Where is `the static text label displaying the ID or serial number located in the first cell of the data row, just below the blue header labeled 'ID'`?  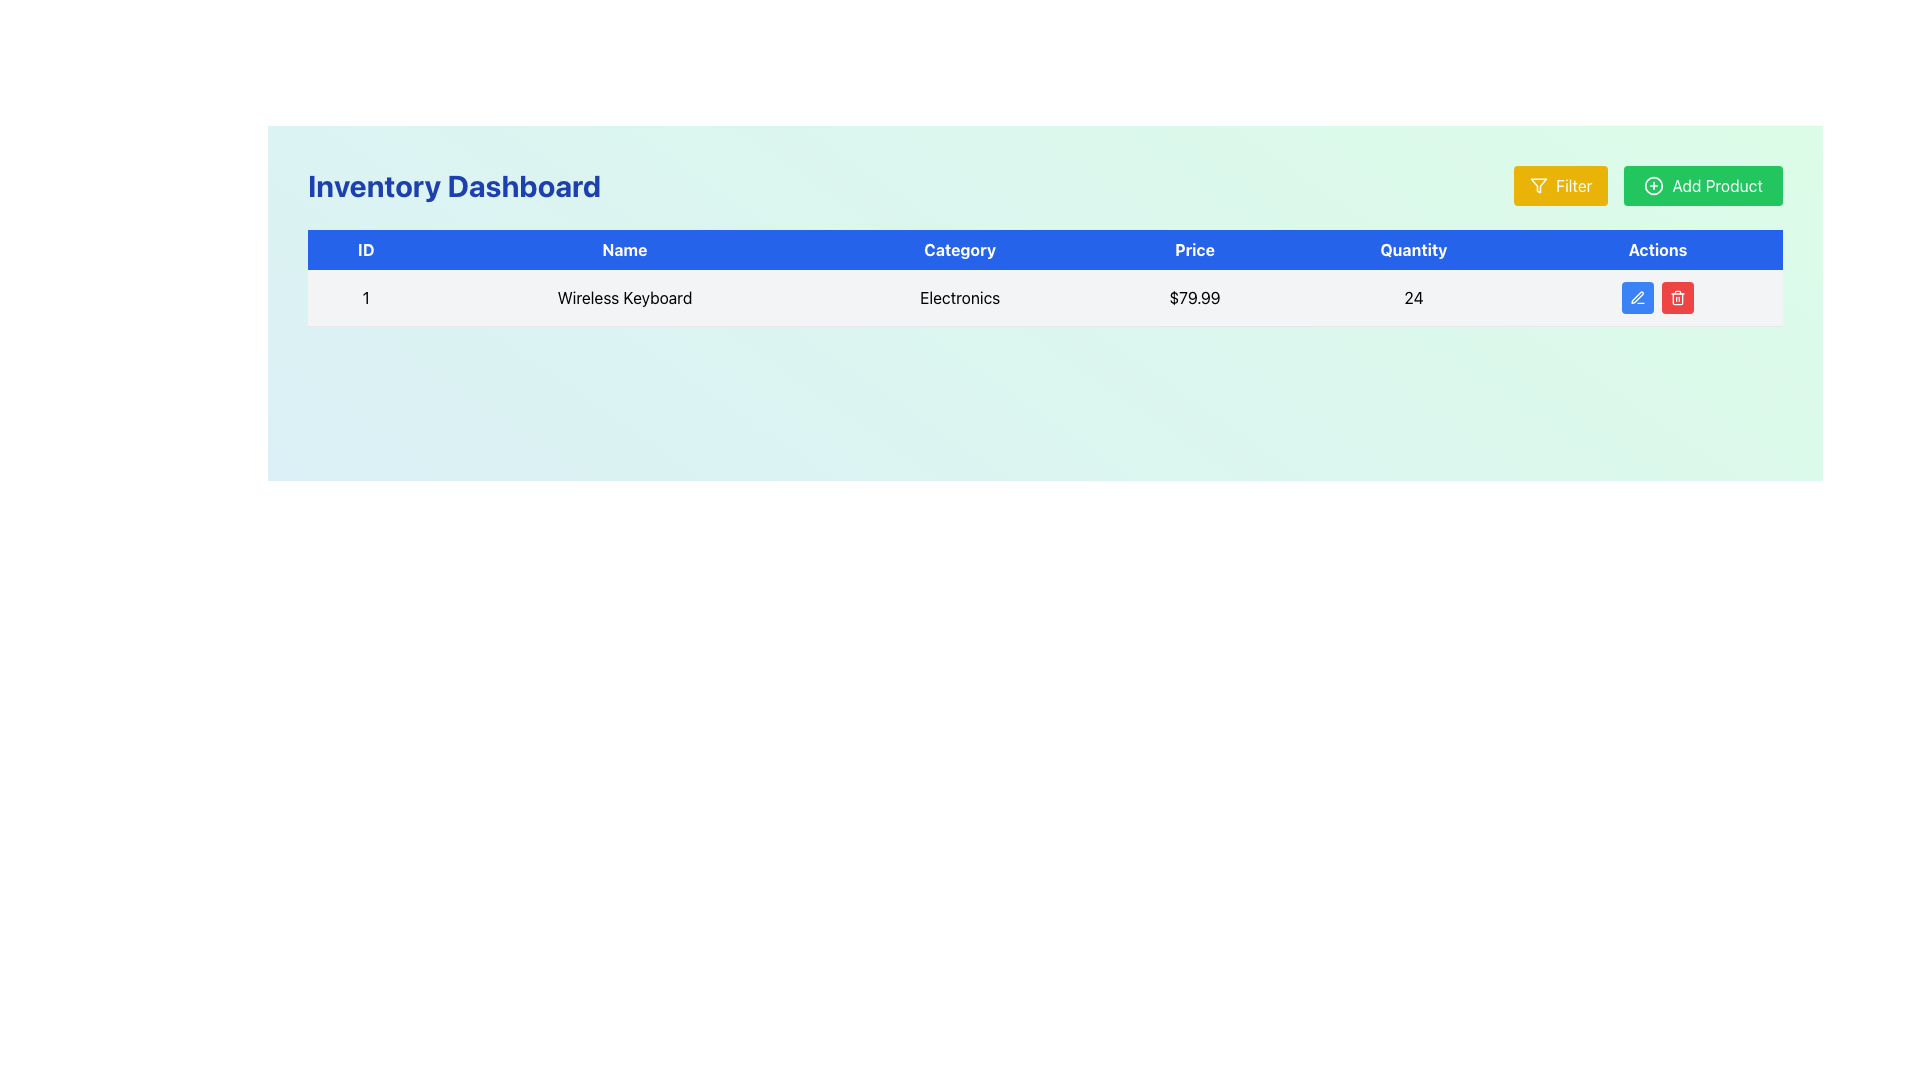 the static text label displaying the ID or serial number located in the first cell of the data row, just below the blue header labeled 'ID' is located at coordinates (366, 298).